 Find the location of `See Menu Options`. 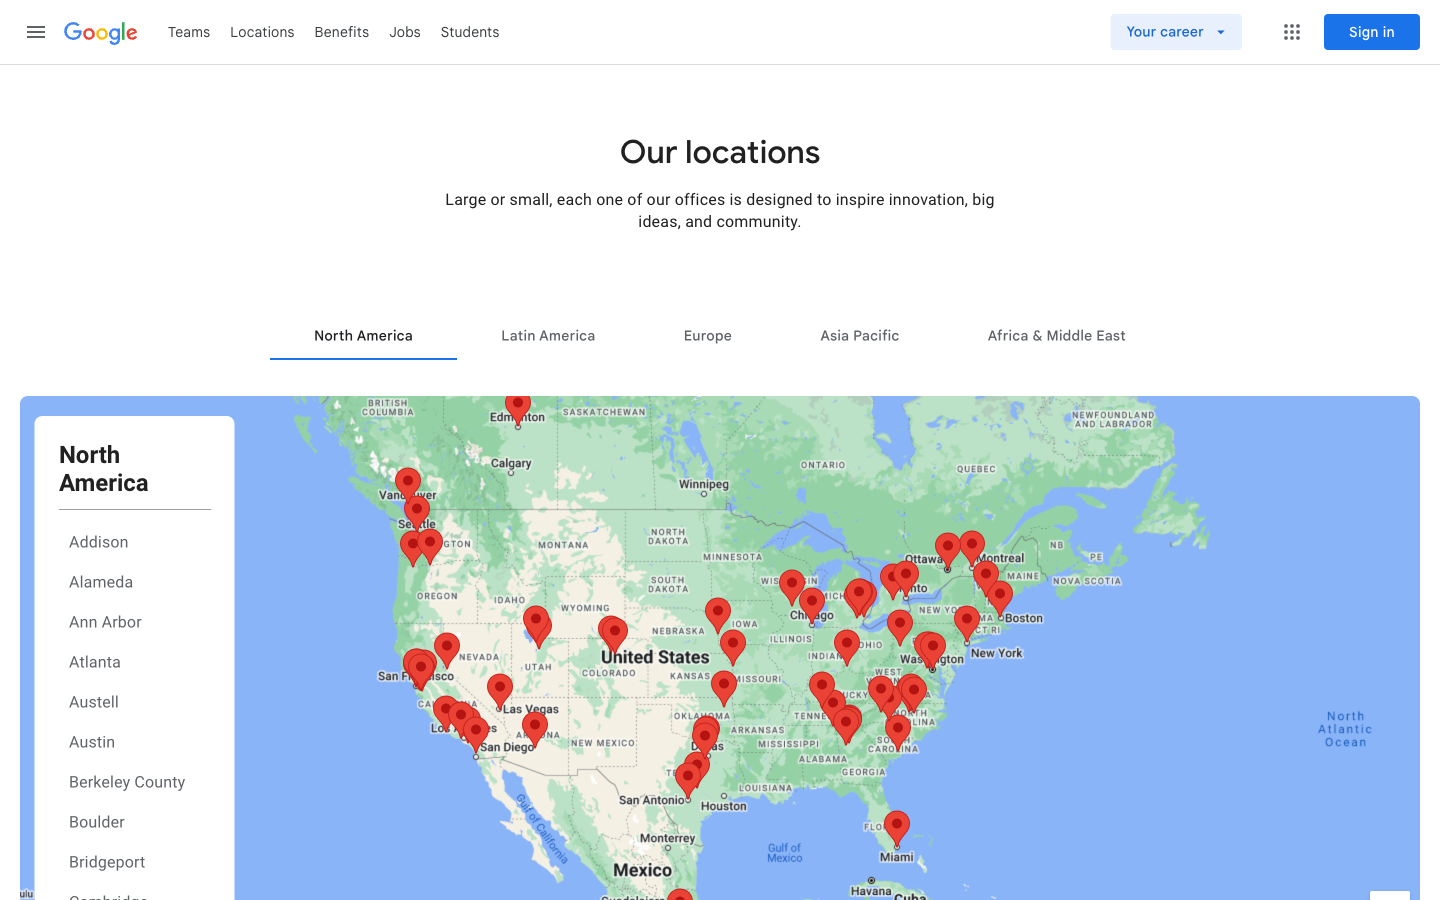

See Menu Options is located at coordinates (1291, 31).